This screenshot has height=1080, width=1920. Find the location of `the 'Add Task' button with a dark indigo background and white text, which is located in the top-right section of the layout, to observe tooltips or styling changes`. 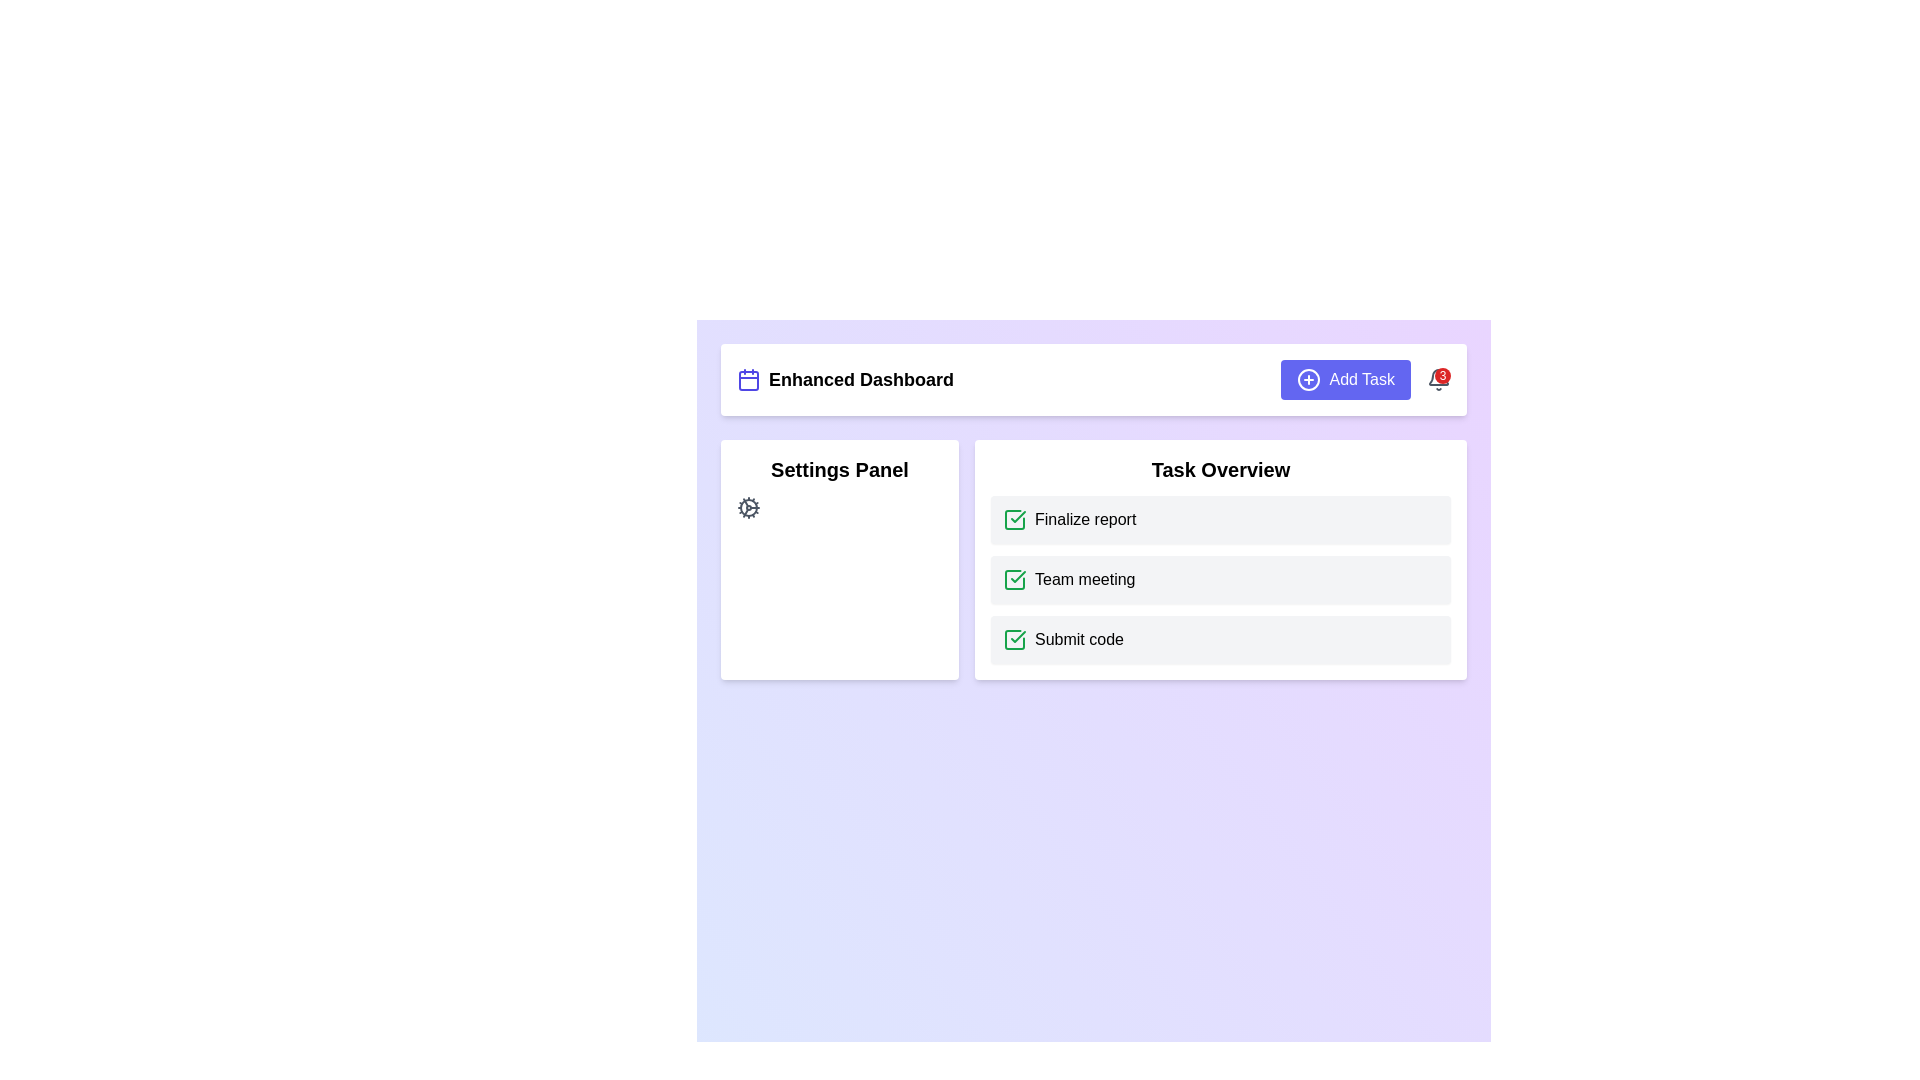

the 'Add Task' button with a dark indigo background and white text, which is located in the top-right section of the layout, to observe tooltips or styling changes is located at coordinates (1346, 380).